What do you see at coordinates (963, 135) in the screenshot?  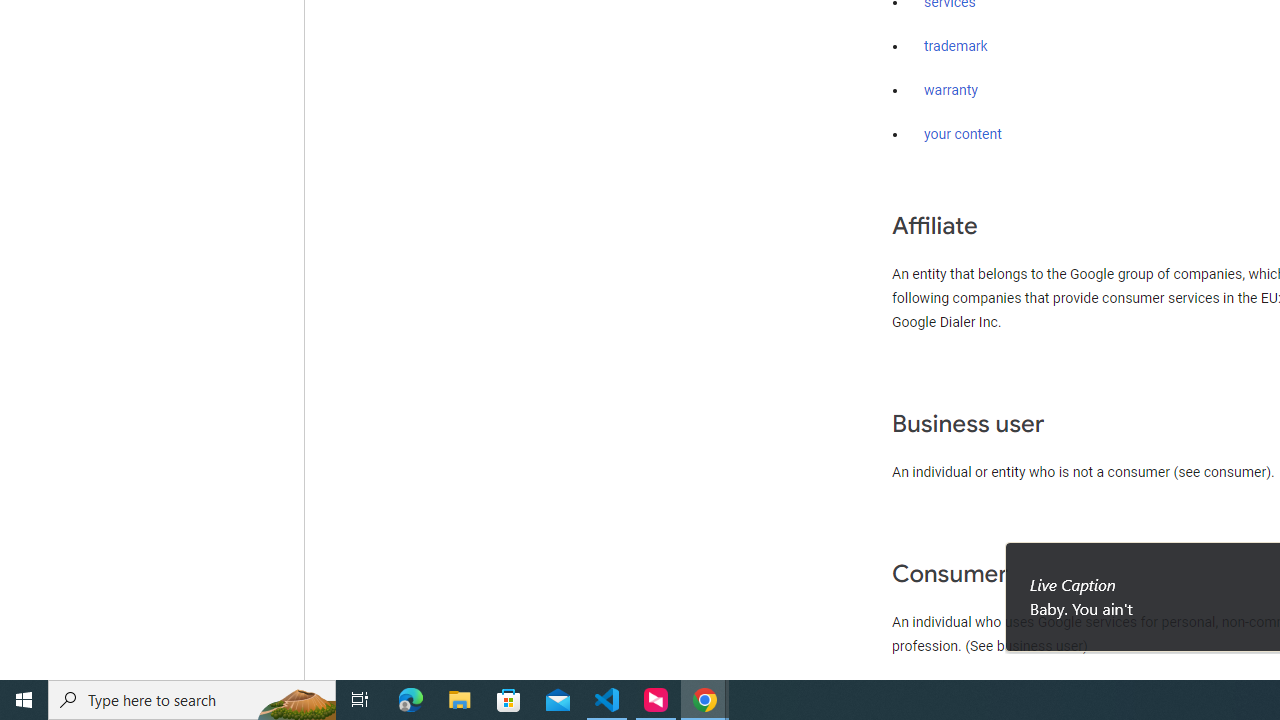 I see `'your content'` at bounding box center [963, 135].